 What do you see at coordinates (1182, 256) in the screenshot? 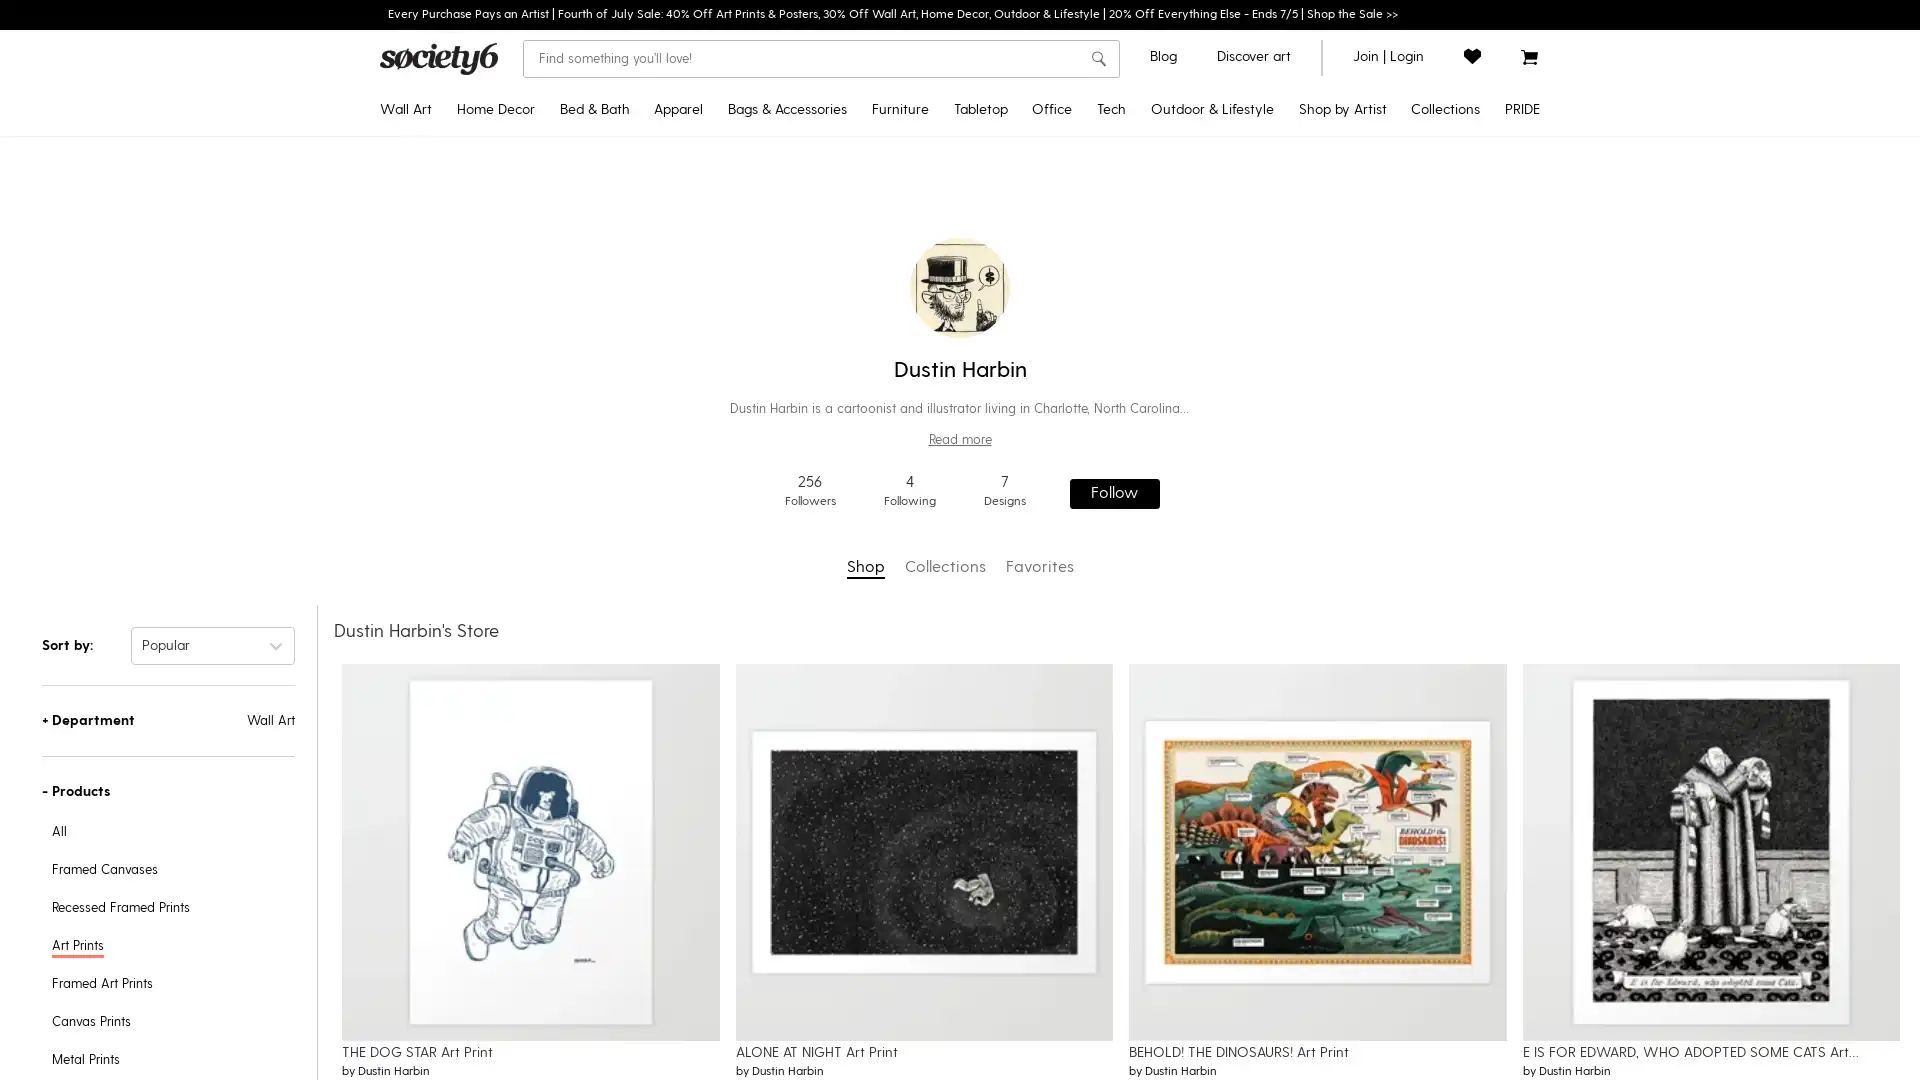
I see `Android Wallet Cases` at bounding box center [1182, 256].